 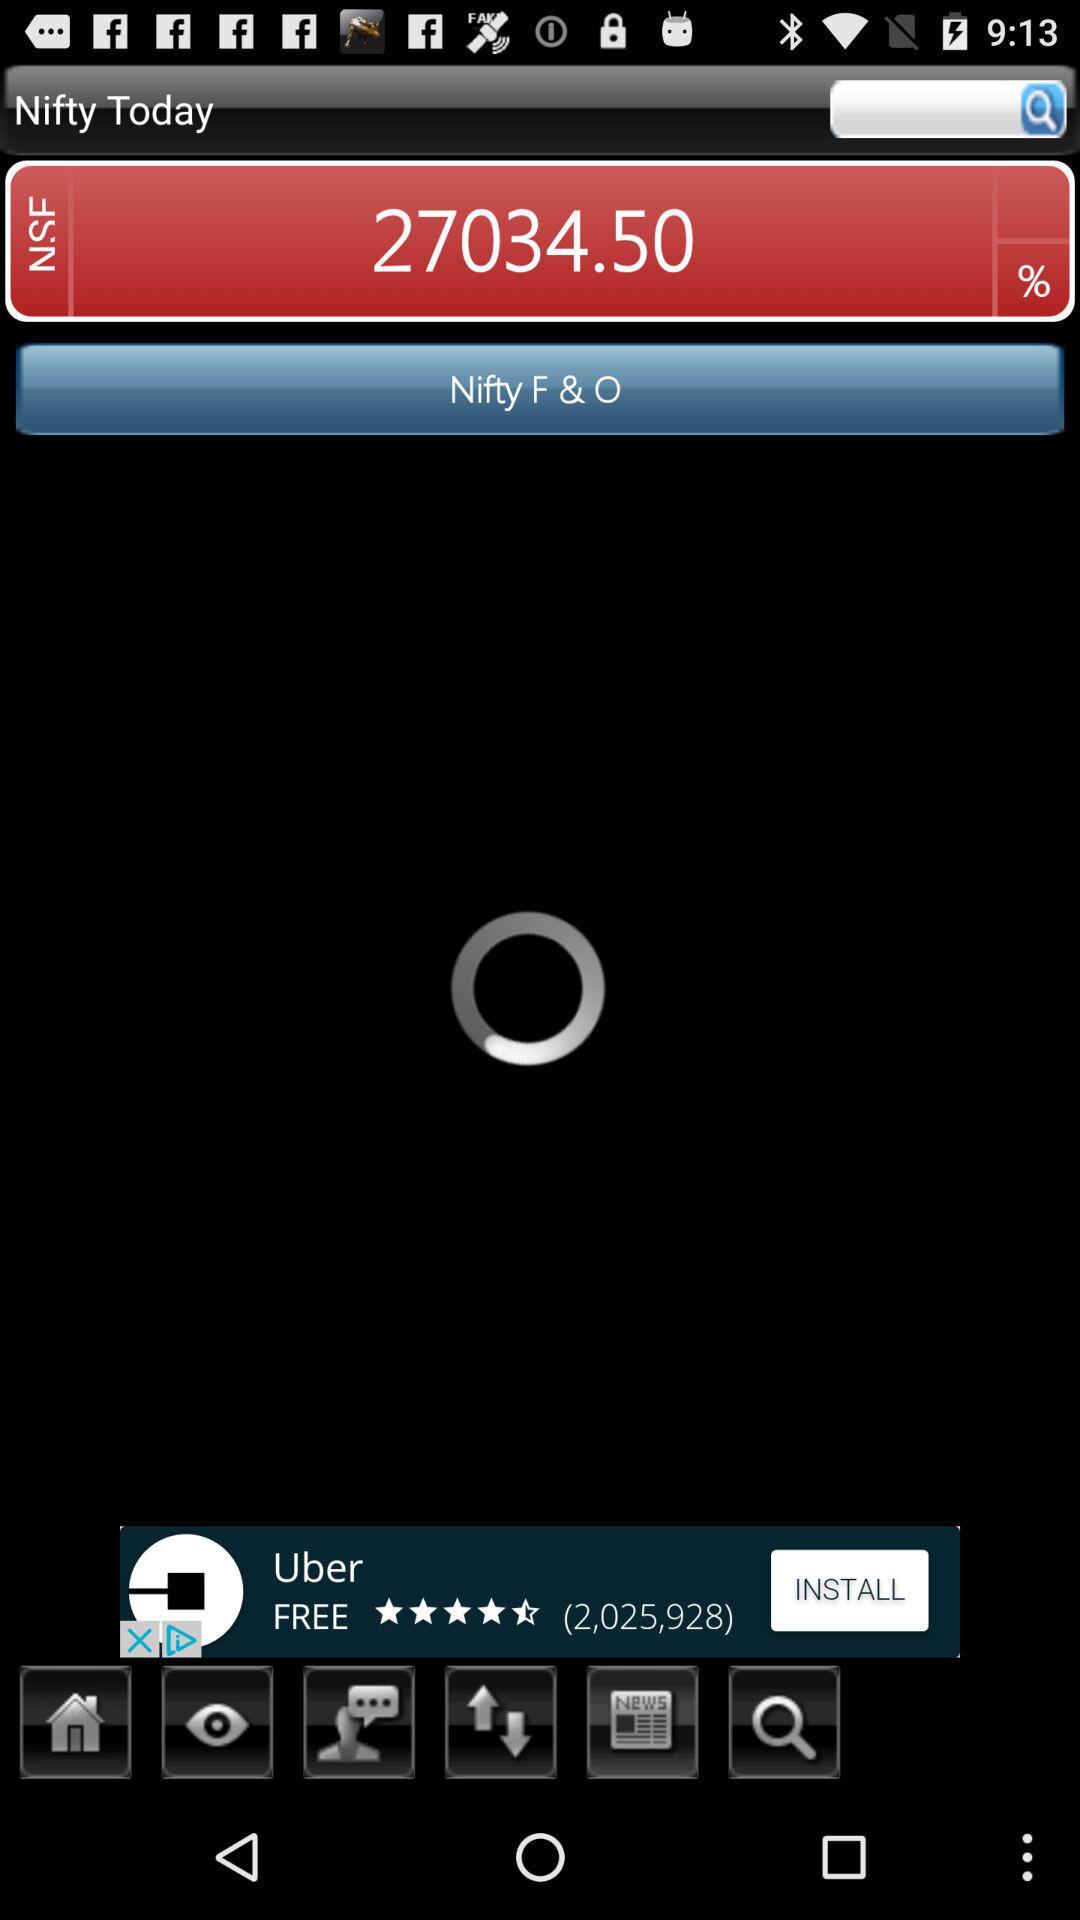 I want to click on search bar, so click(x=947, y=108).